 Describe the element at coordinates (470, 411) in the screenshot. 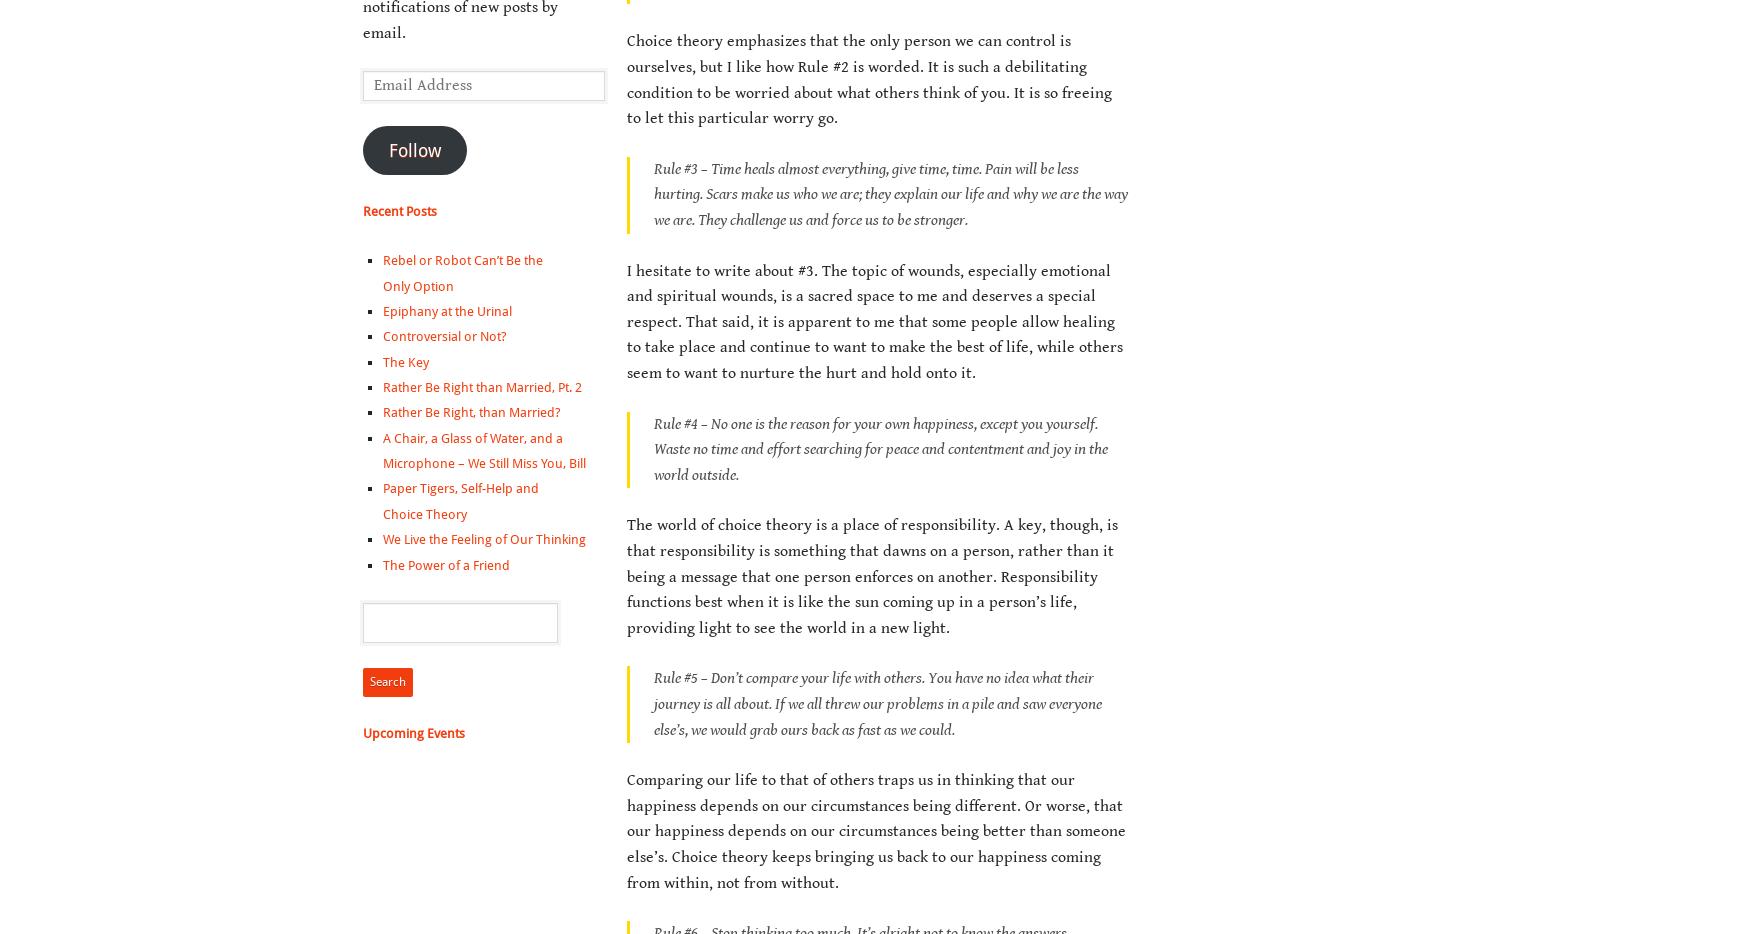

I see `'Rather Be Right, than Married?'` at that location.